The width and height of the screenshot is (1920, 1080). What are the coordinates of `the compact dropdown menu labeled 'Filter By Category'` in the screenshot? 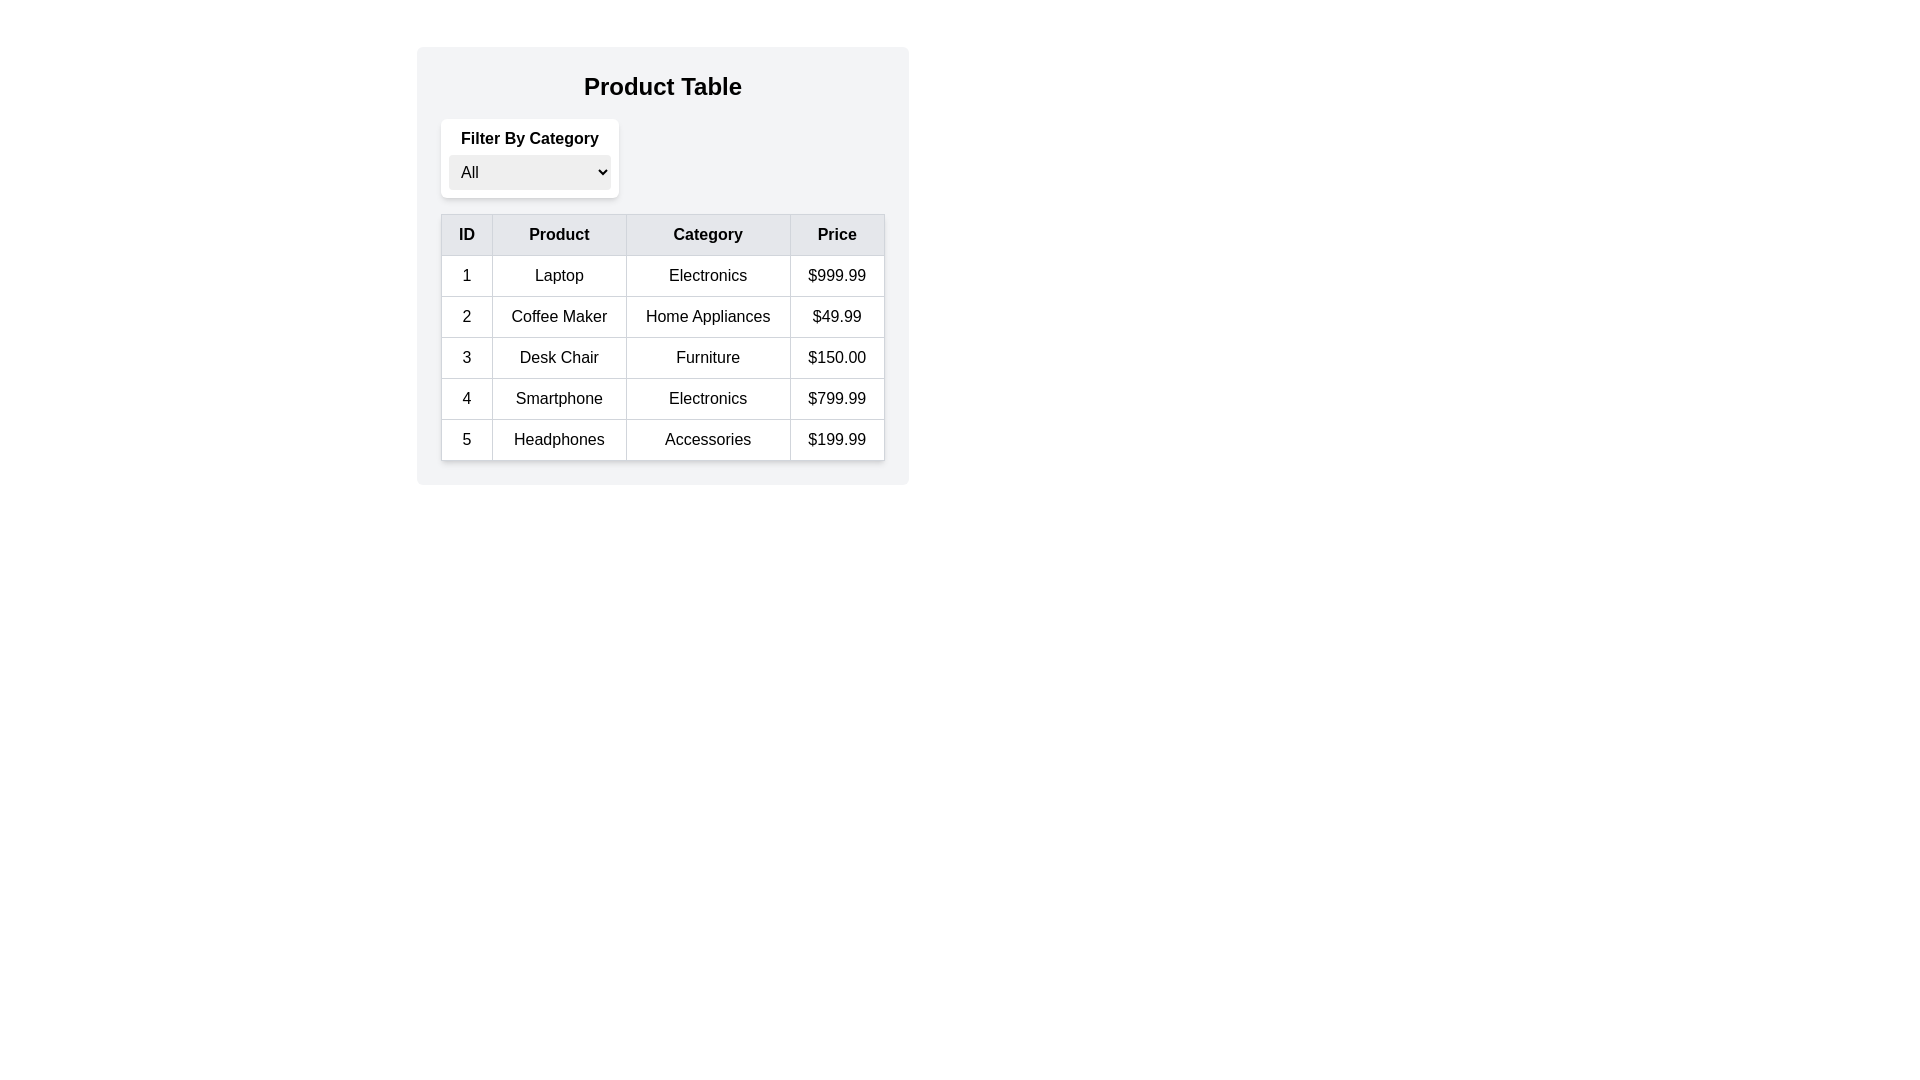 It's located at (529, 157).